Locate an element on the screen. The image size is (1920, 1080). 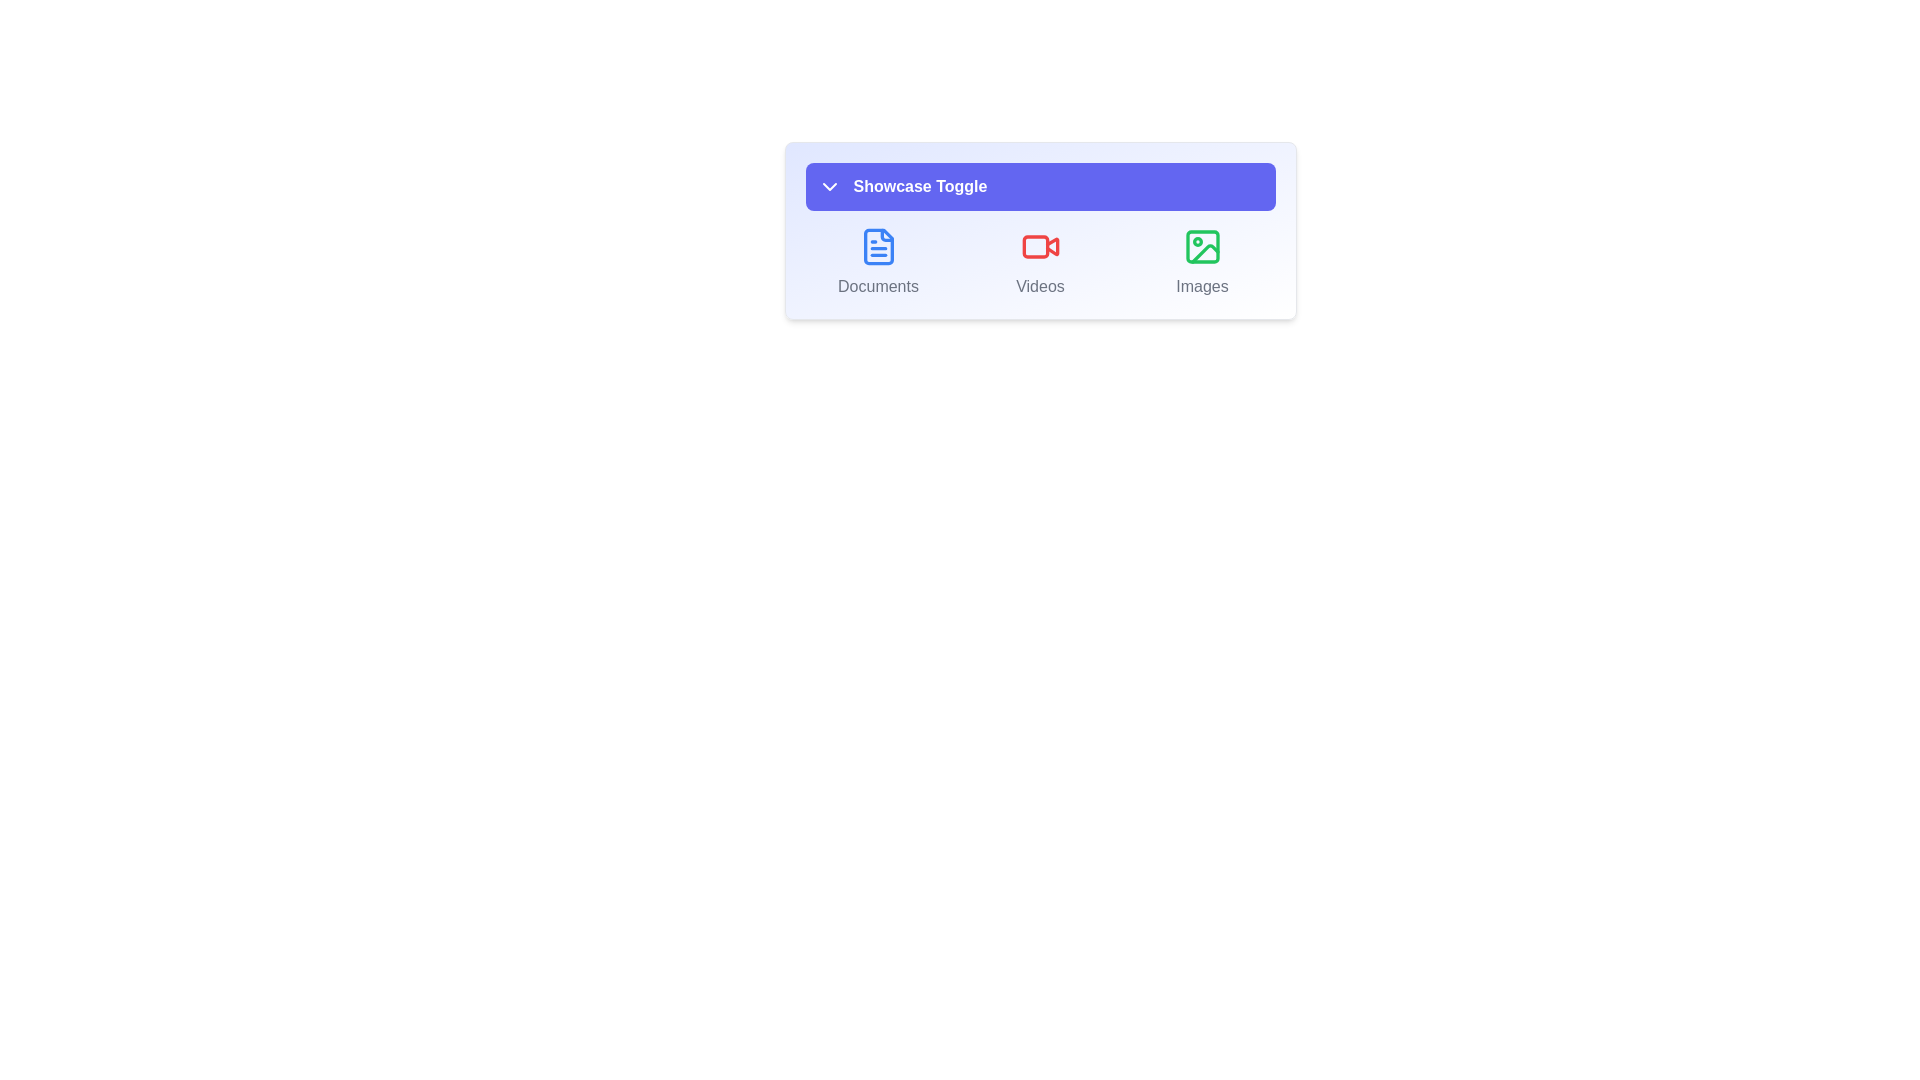
the text label reading 'Images', which is styled in gray and located beneath the image icon is located at coordinates (1201, 286).